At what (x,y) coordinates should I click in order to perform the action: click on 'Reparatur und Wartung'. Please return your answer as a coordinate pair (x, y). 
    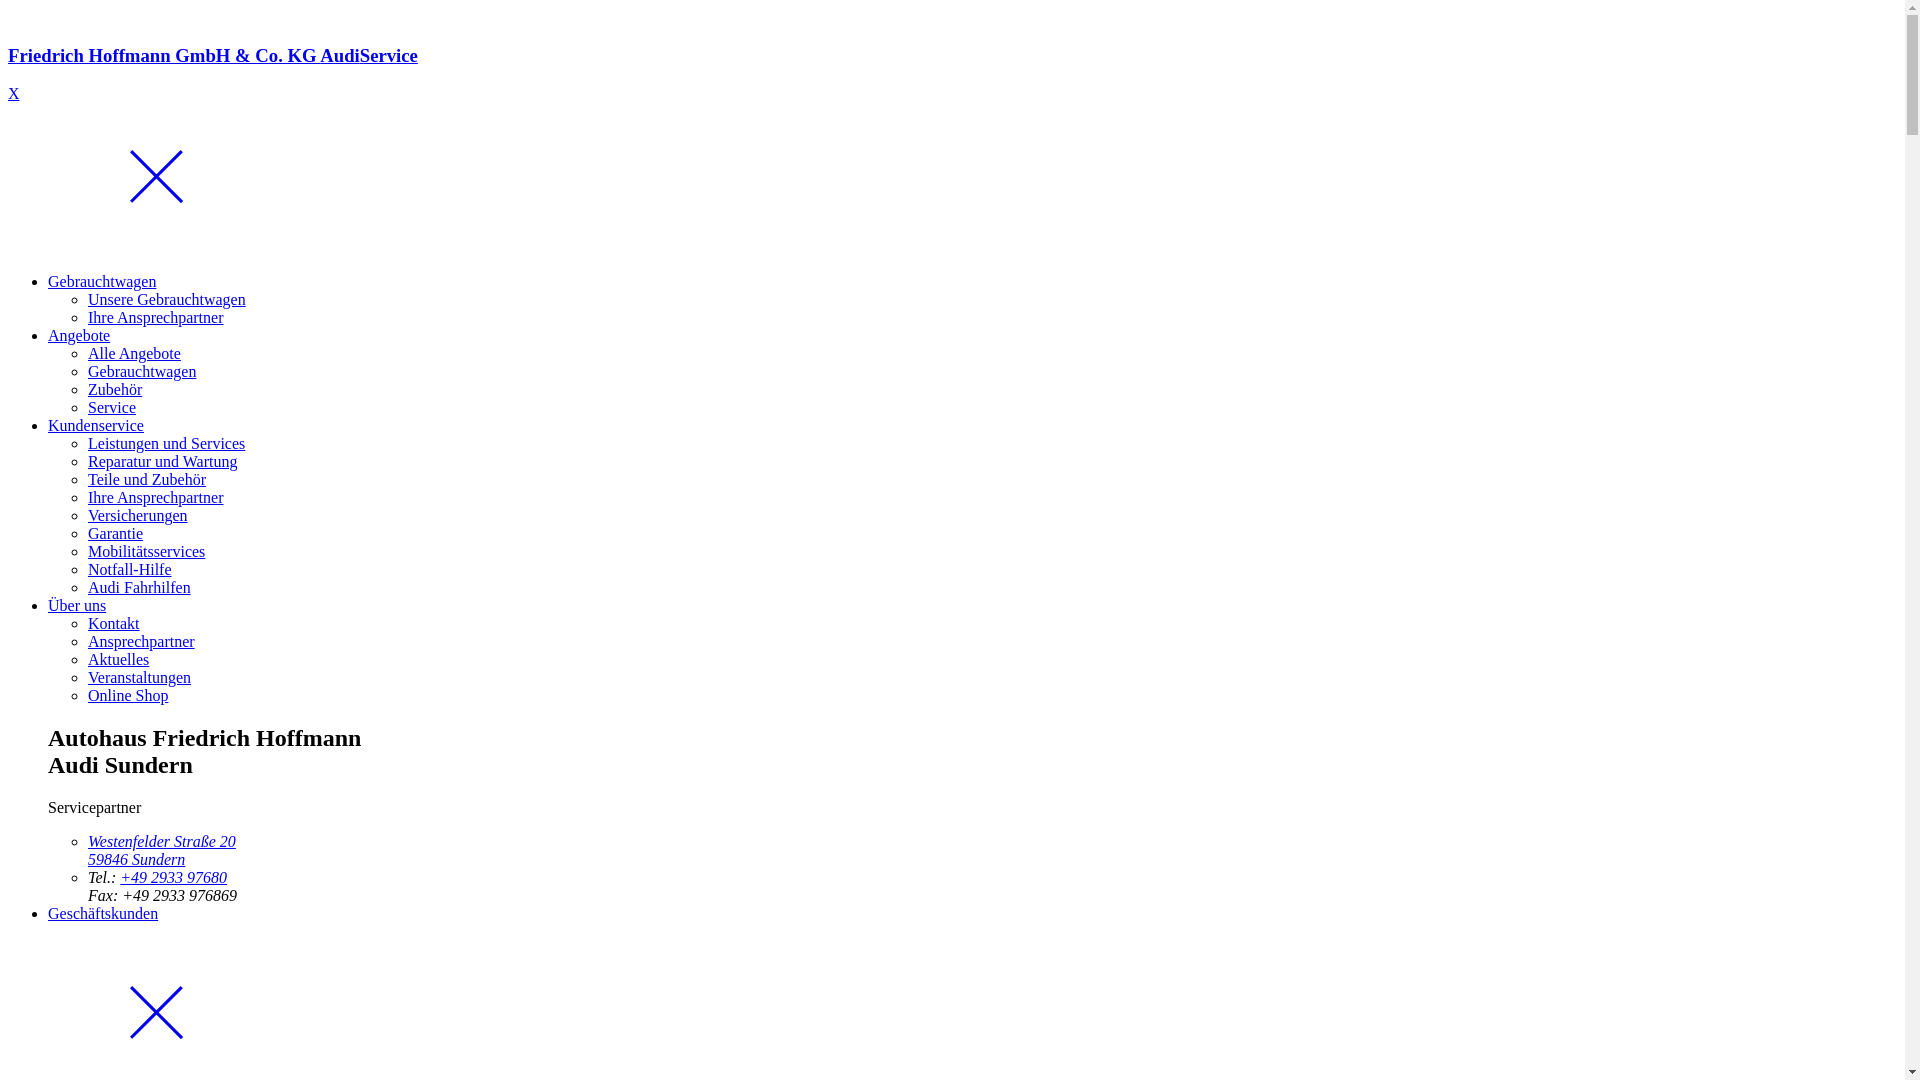
    Looking at the image, I should click on (162, 461).